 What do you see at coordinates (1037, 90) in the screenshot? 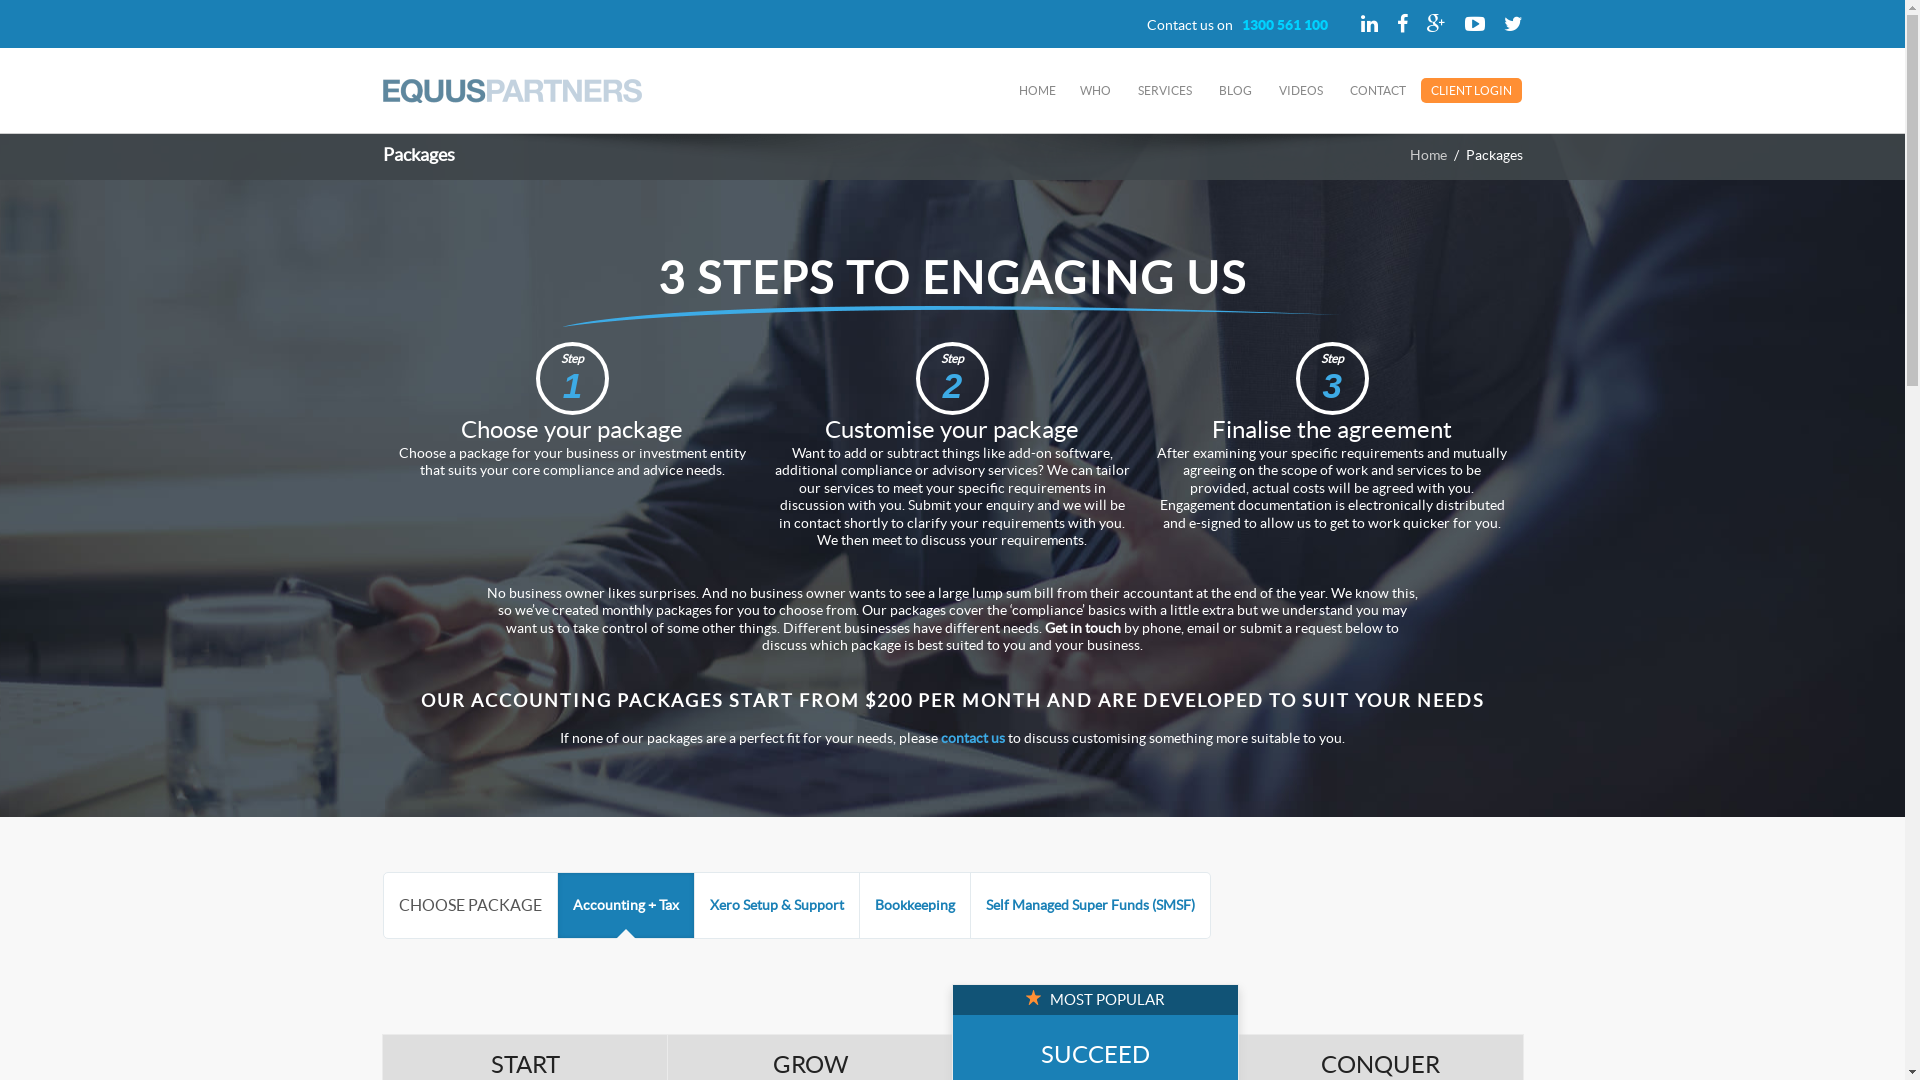
I see `'HOME'` at bounding box center [1037, 90].